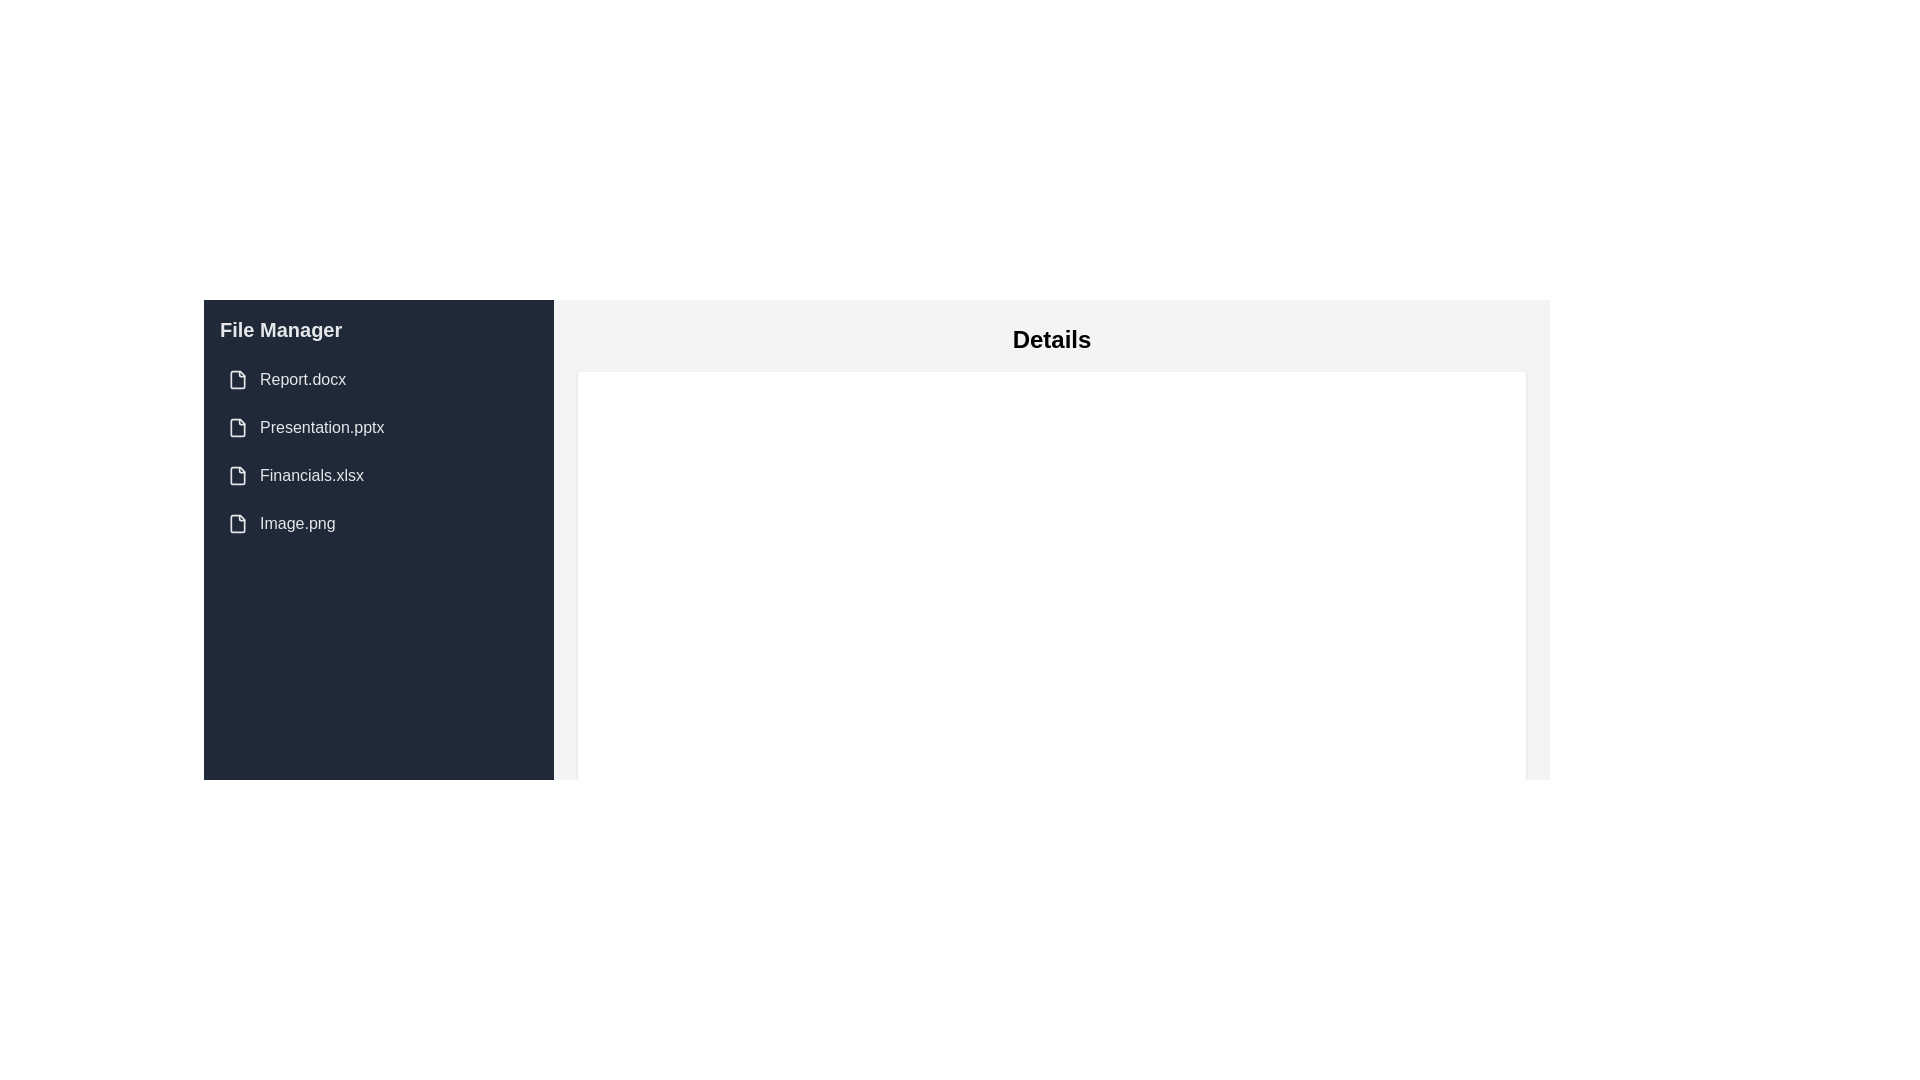 This screenshot has height=1080, width=1920. I want to click on the file entry labeled 'Image.png', so click(379, 523).